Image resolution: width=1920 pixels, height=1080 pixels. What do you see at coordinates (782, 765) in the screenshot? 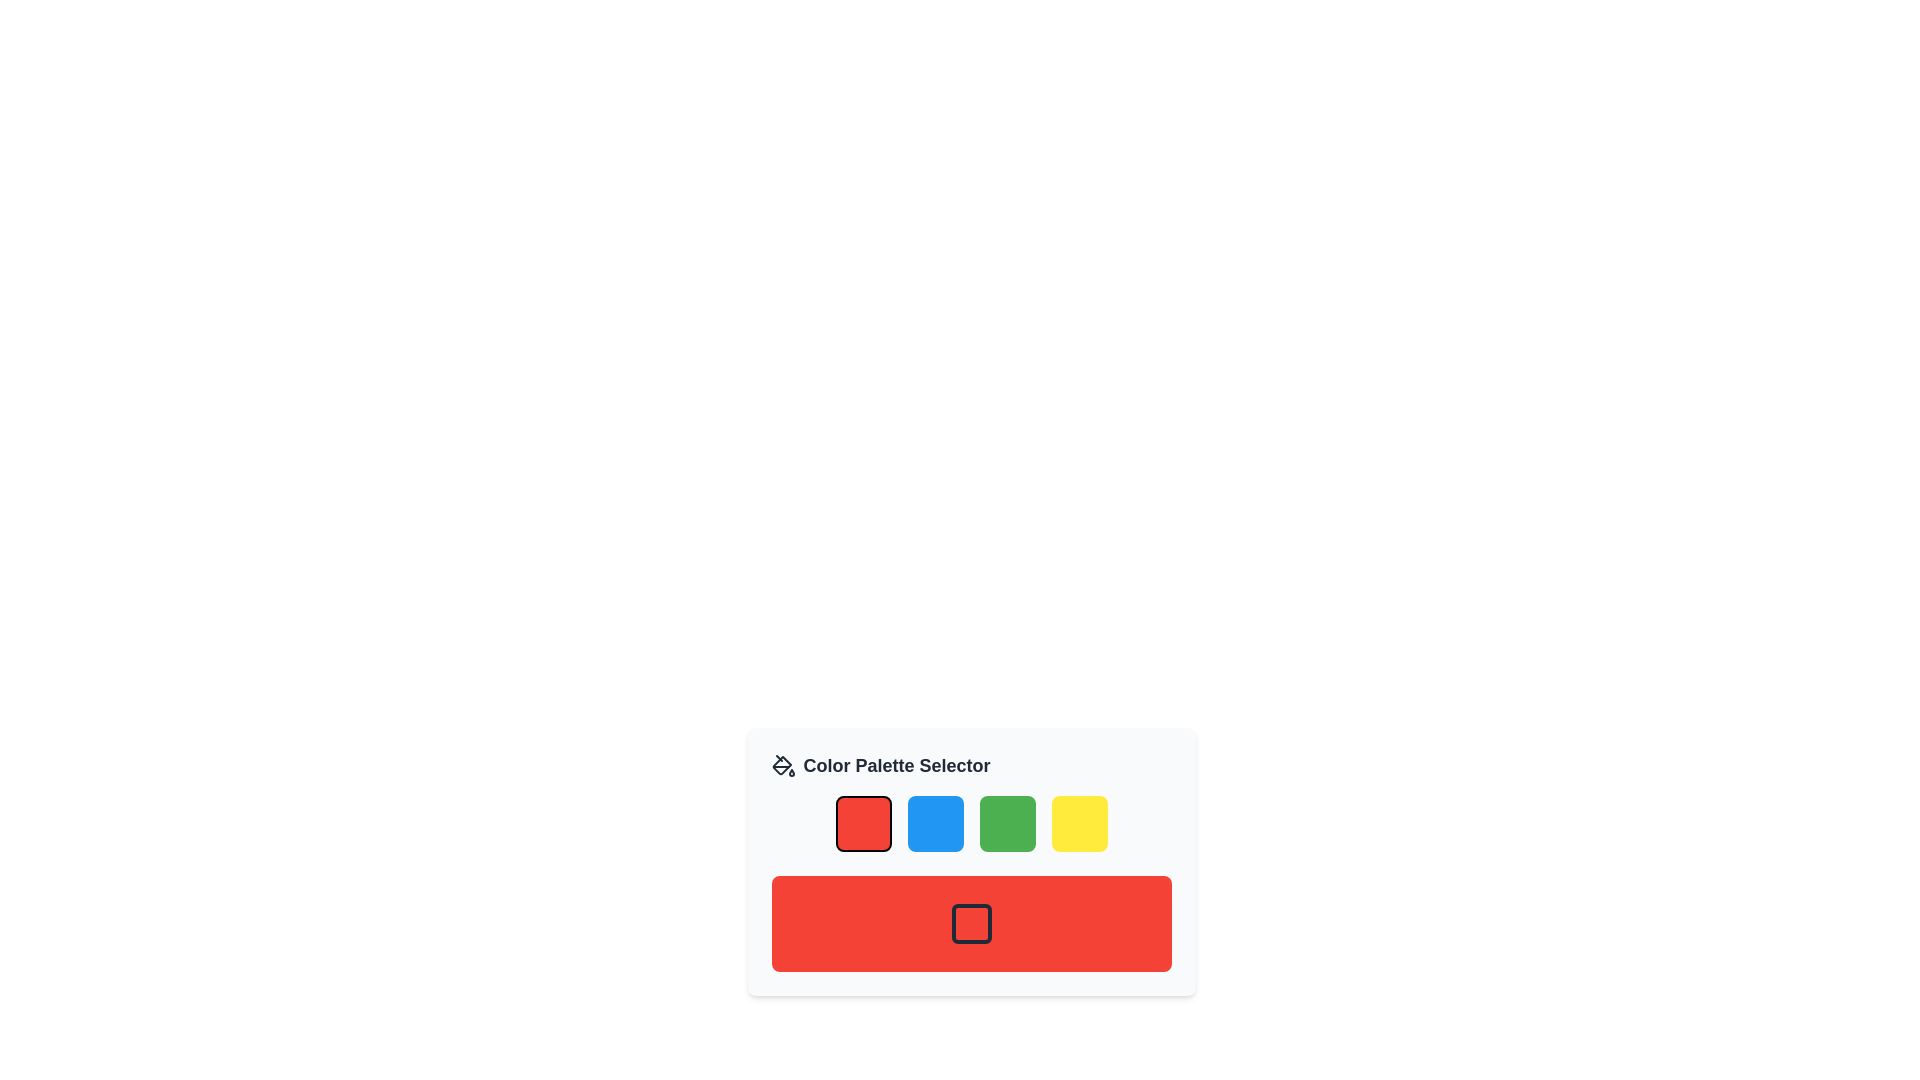
I see `the decorative icon located to the left of the 'Color Palette Selector' label` at bounding box center [782, 765].